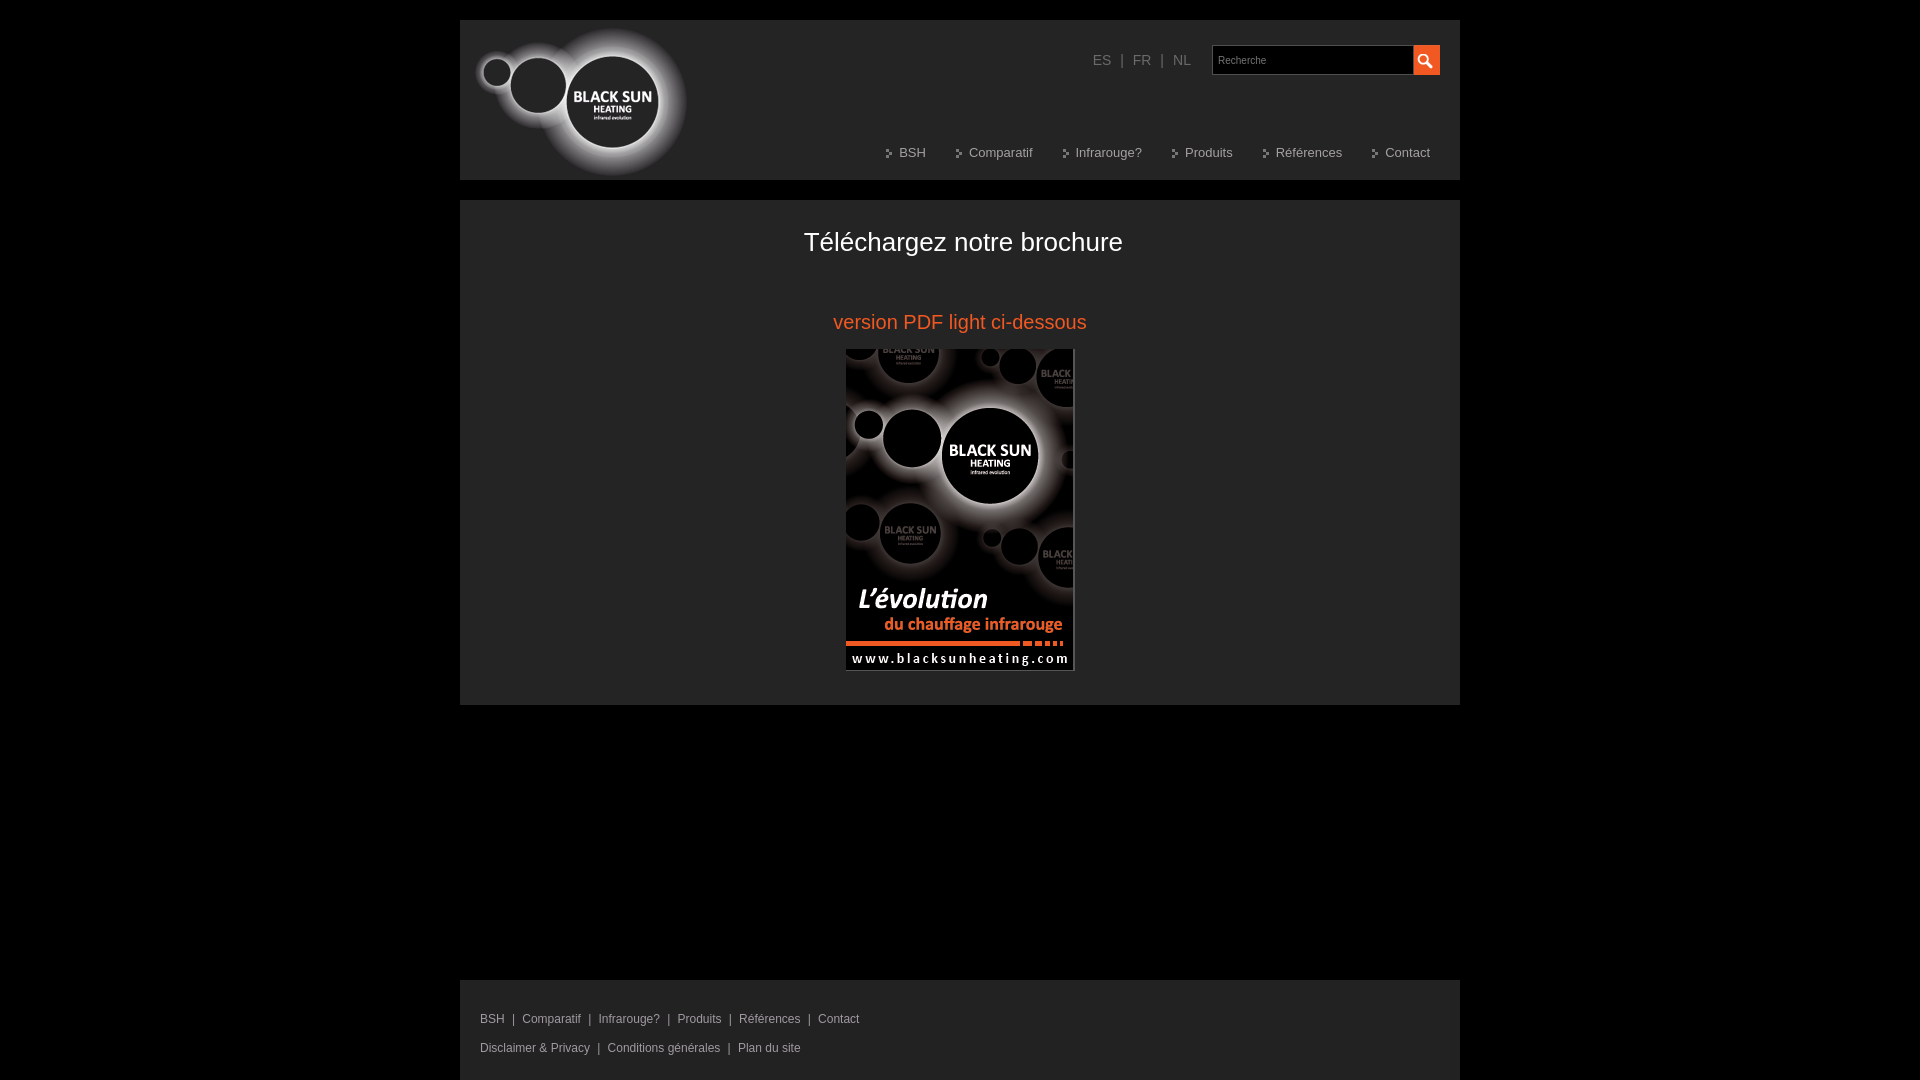 The width and height of the screenshot is (1920, 1080). I want to click on 'Infrarouge?', so click(628, 1018).